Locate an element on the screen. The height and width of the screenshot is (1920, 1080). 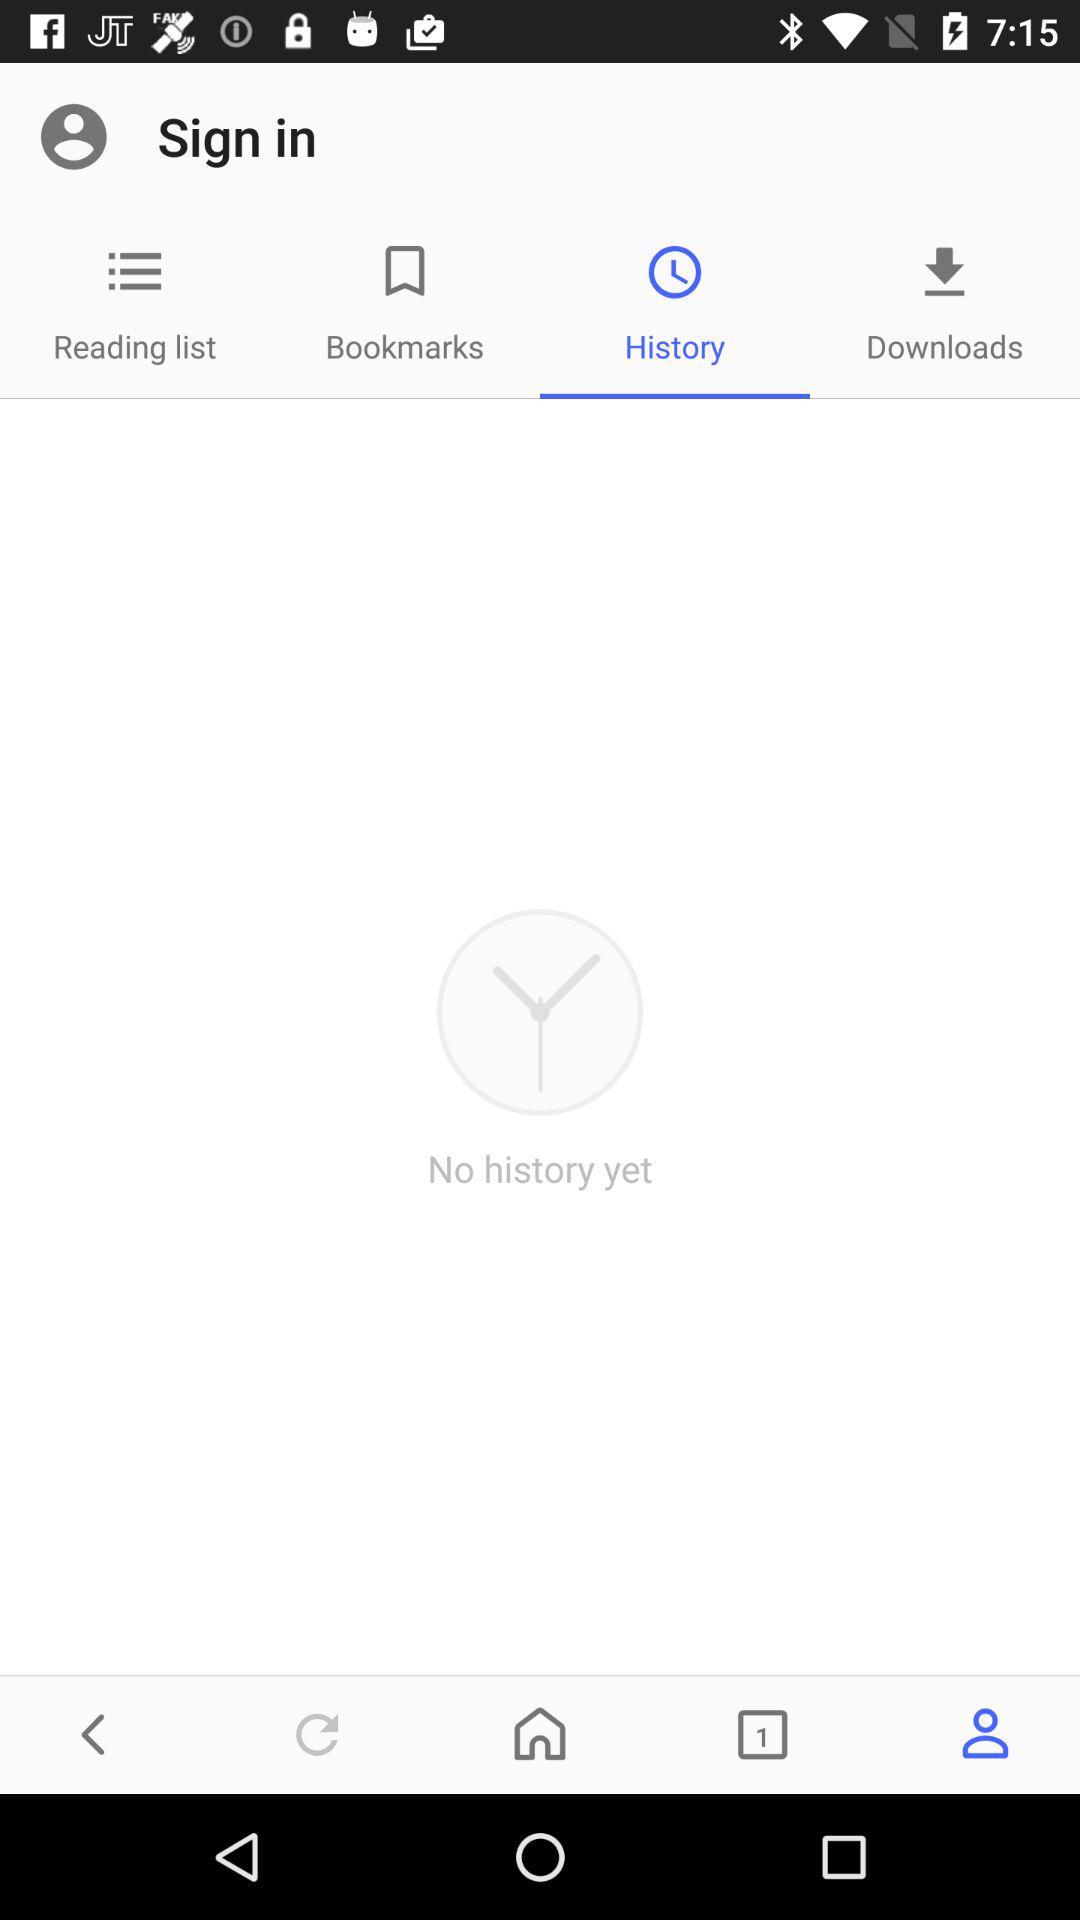
refresh is located at coordinates (316, 1733).